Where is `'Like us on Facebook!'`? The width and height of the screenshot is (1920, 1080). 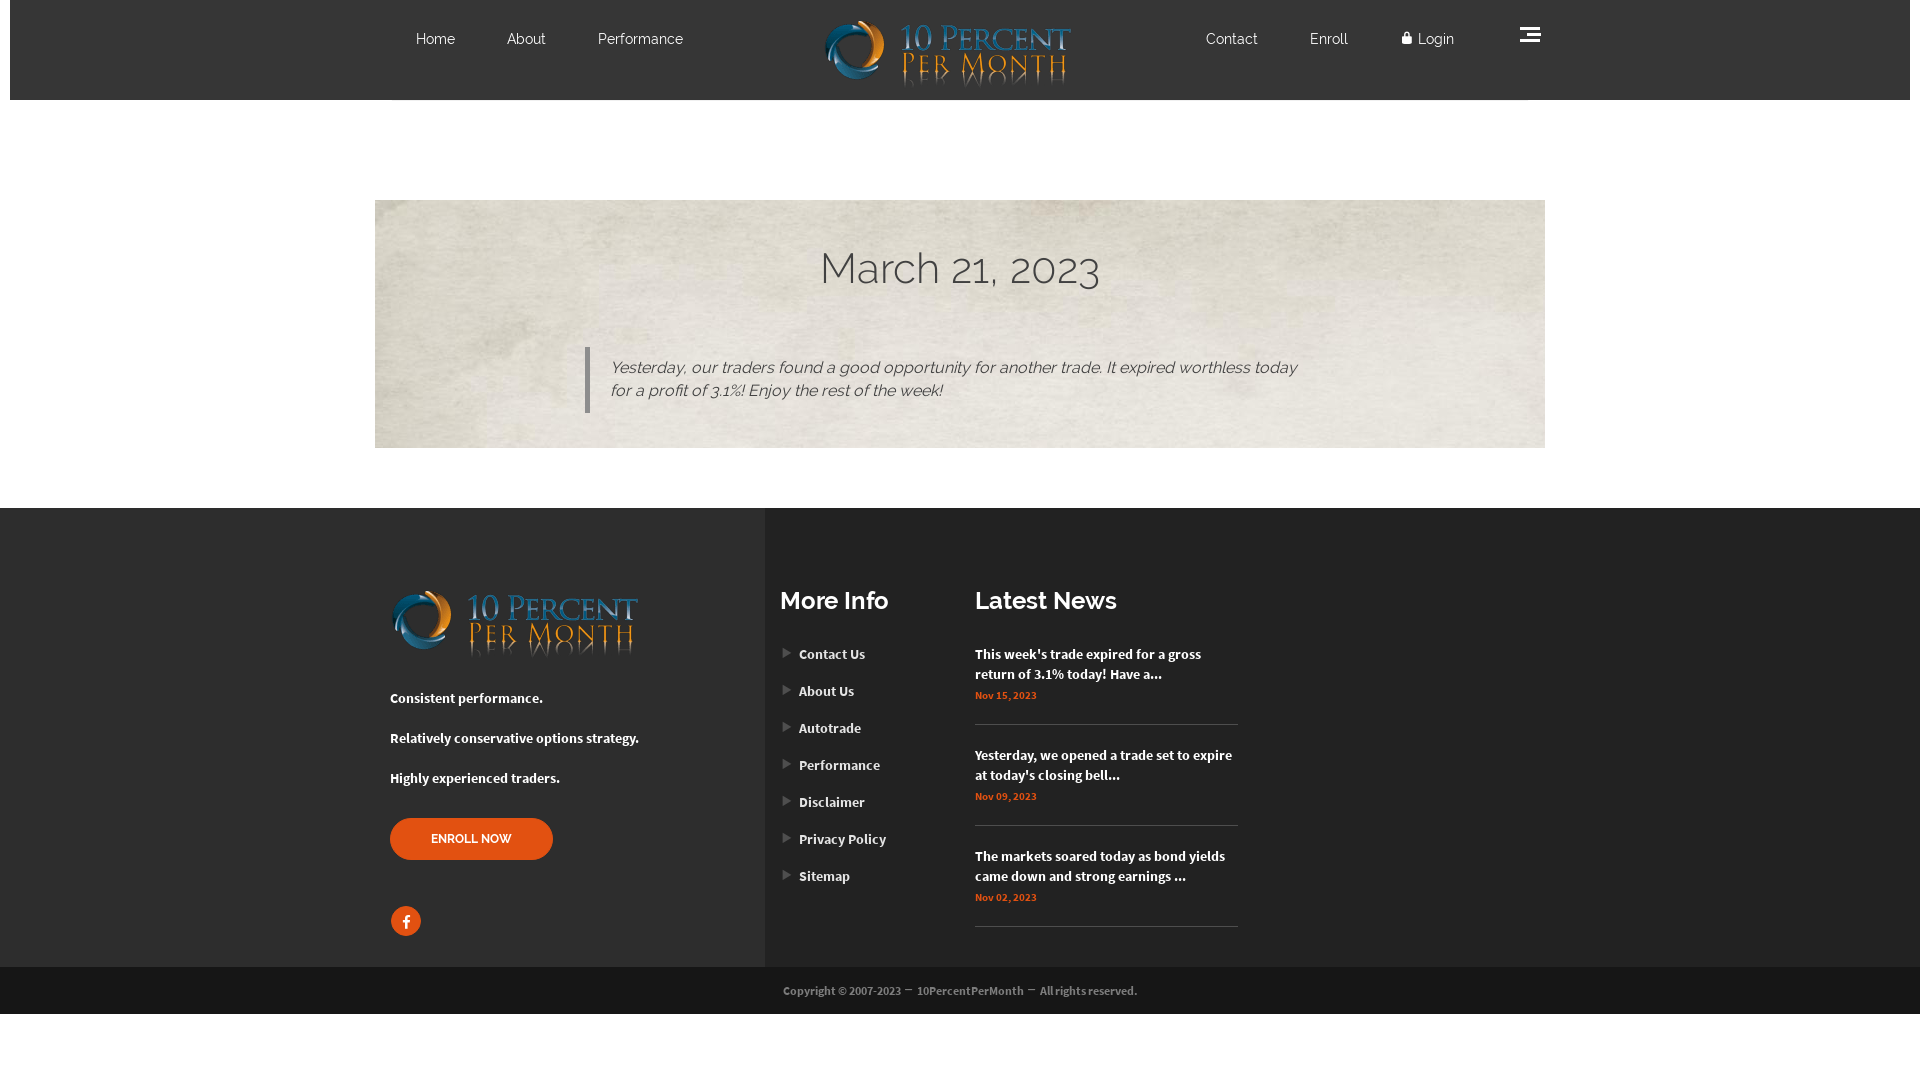 'Like us on Facebook!' is located at coordinates (405, 921).